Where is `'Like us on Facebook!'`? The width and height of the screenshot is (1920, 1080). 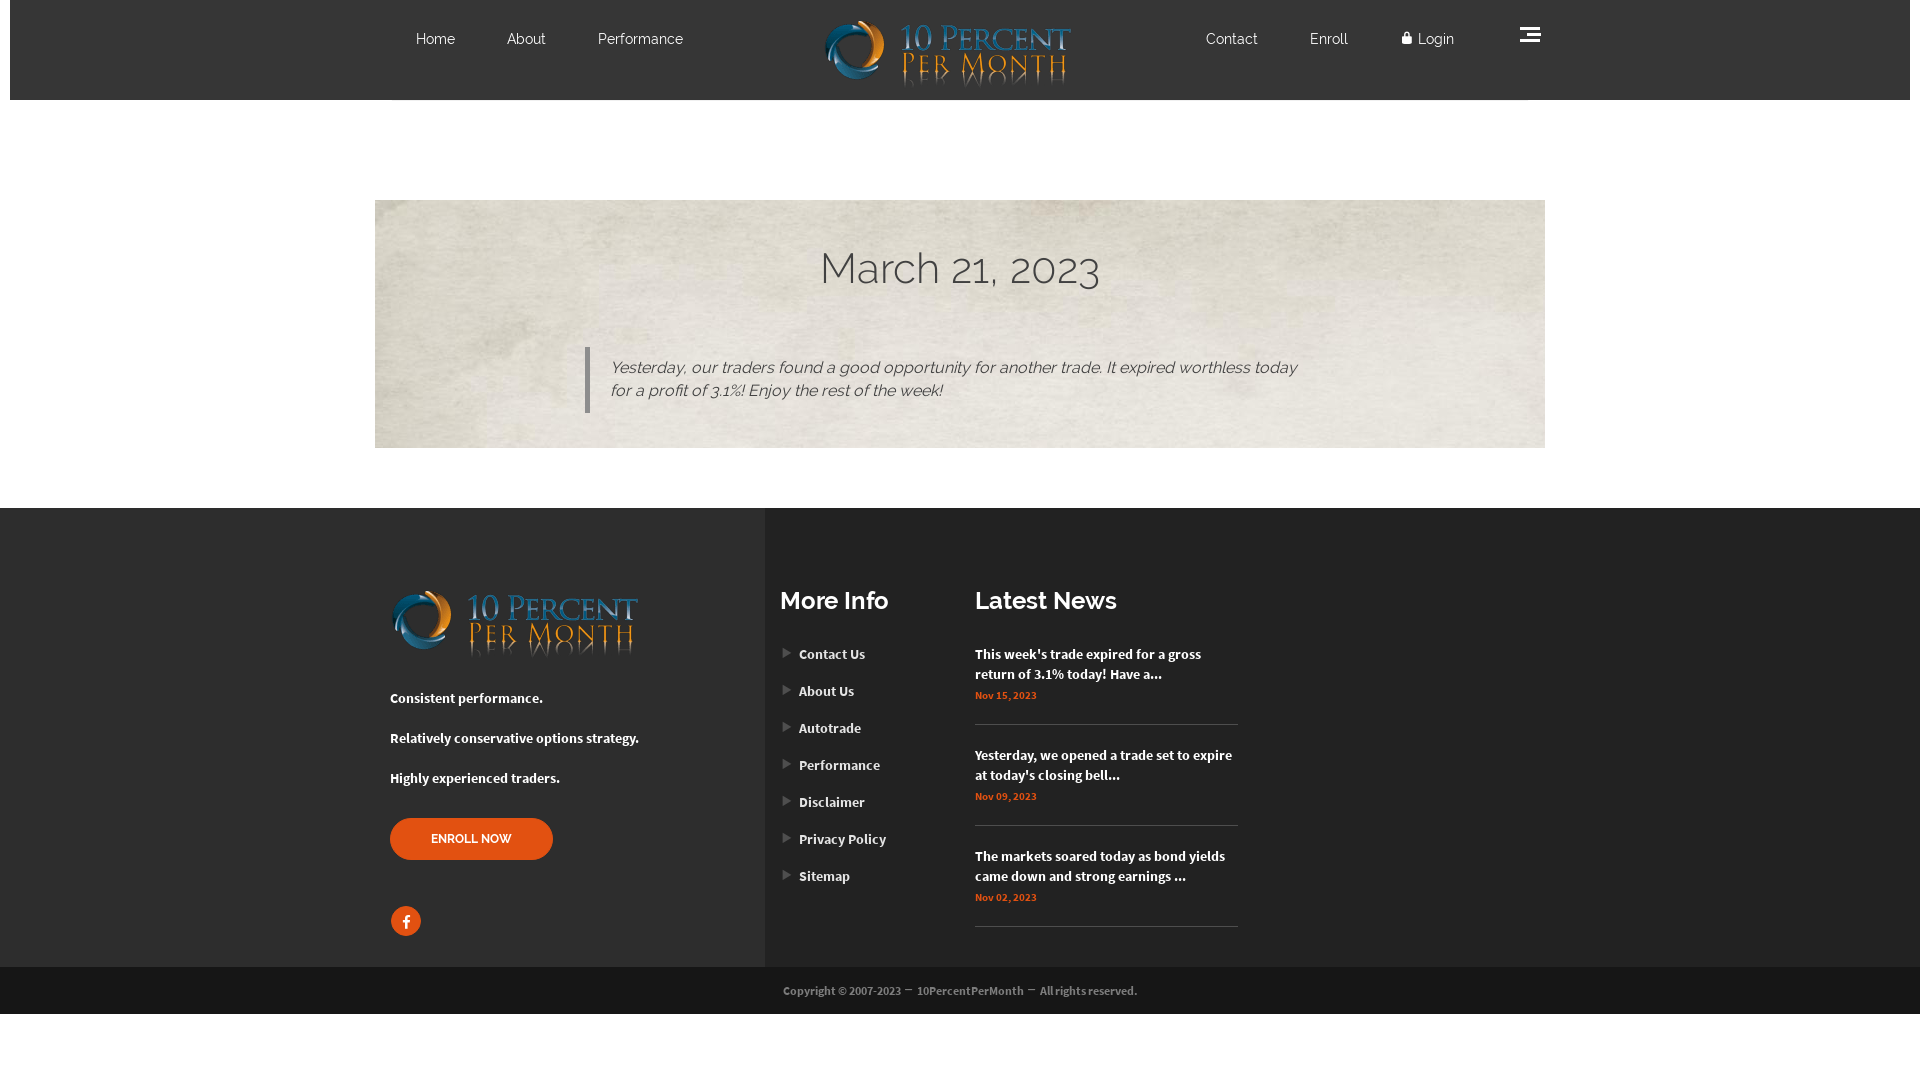 'Like us on Facebook!' is located at coordinates (405, 921).